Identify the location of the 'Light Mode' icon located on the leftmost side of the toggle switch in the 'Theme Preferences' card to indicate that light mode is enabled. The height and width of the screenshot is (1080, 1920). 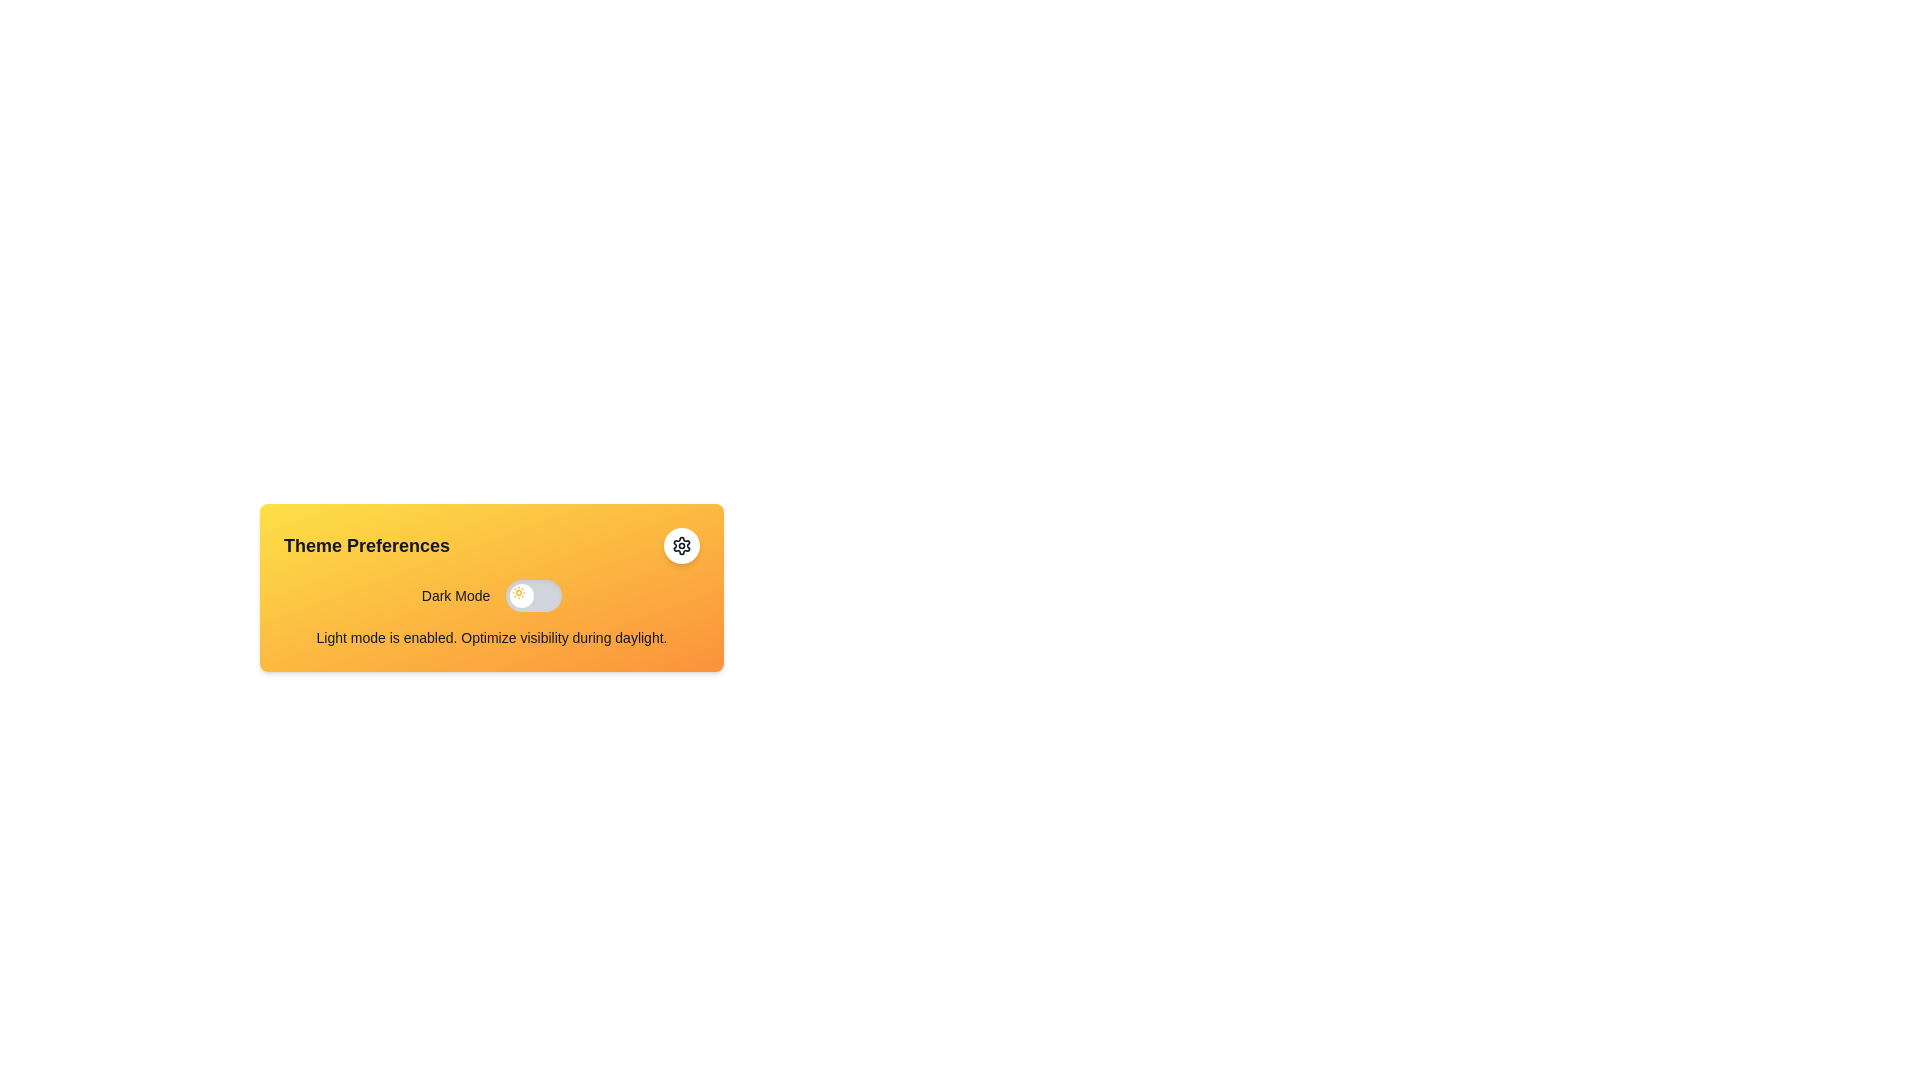
(519, 592).